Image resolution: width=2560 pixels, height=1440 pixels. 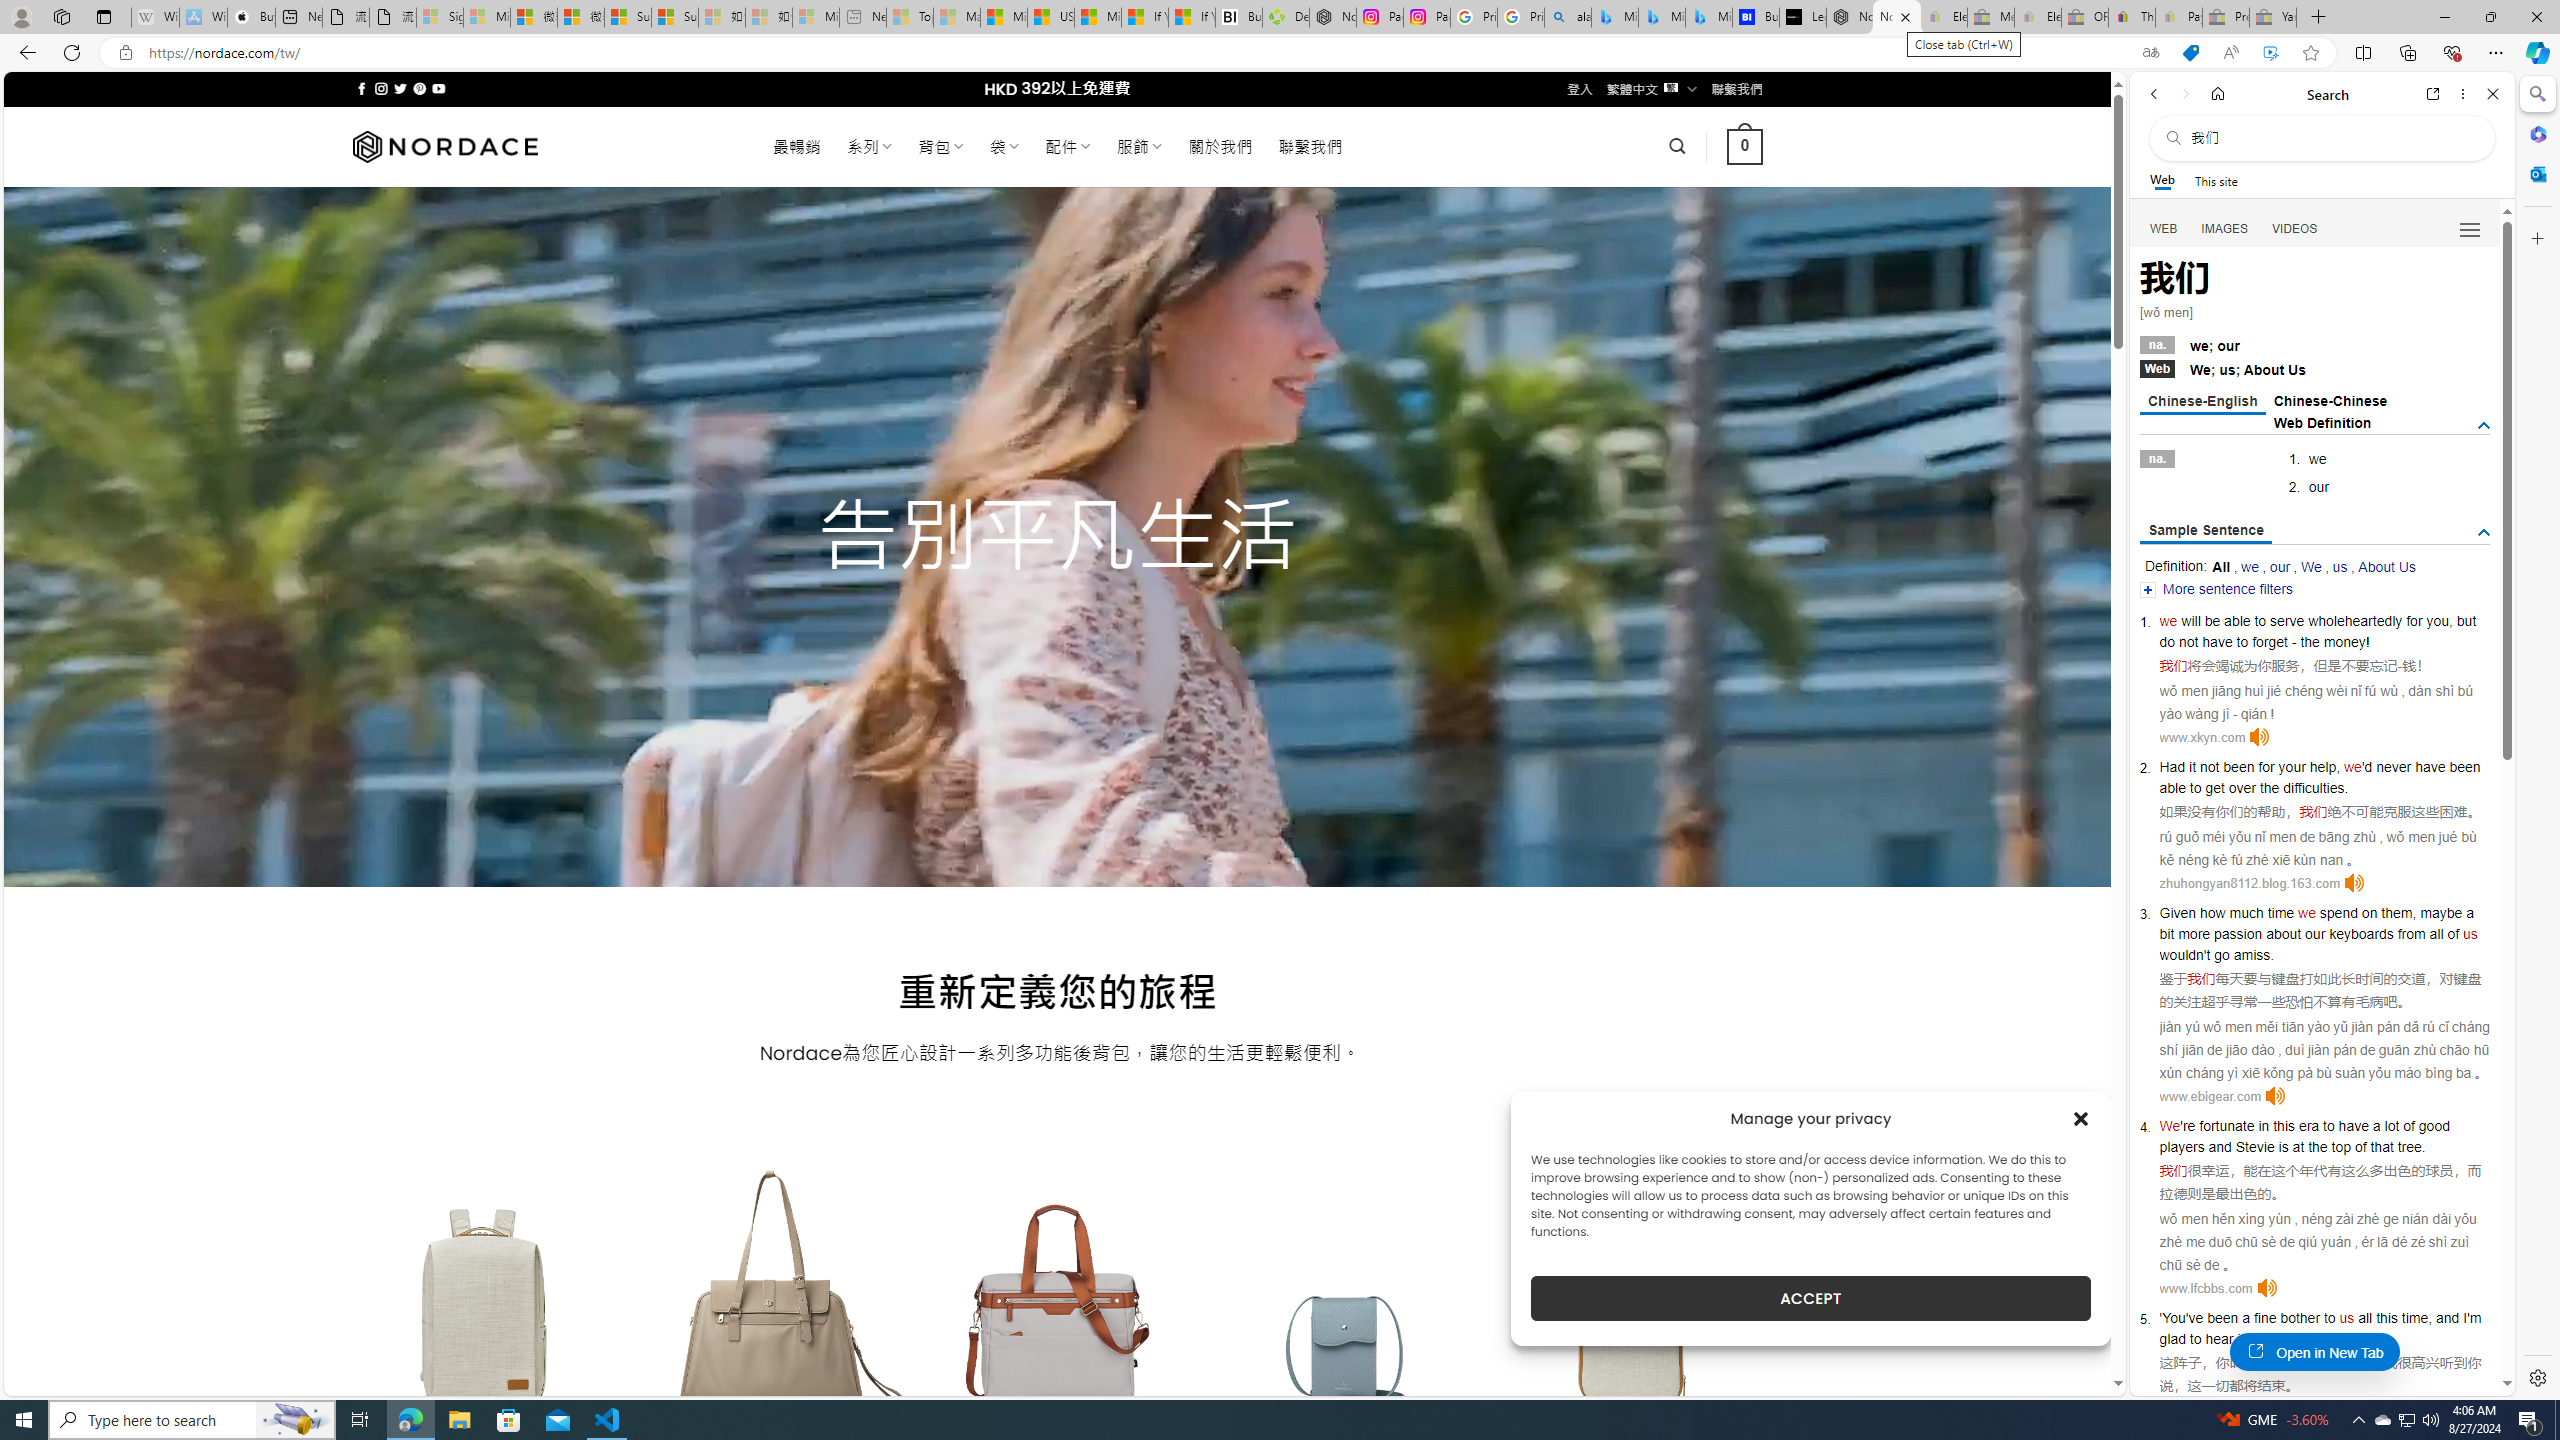 What do you see at coordinates (362, 88) in the screenshot?
I see `'Follow on Facebook'` at bounding box center [362, 88].